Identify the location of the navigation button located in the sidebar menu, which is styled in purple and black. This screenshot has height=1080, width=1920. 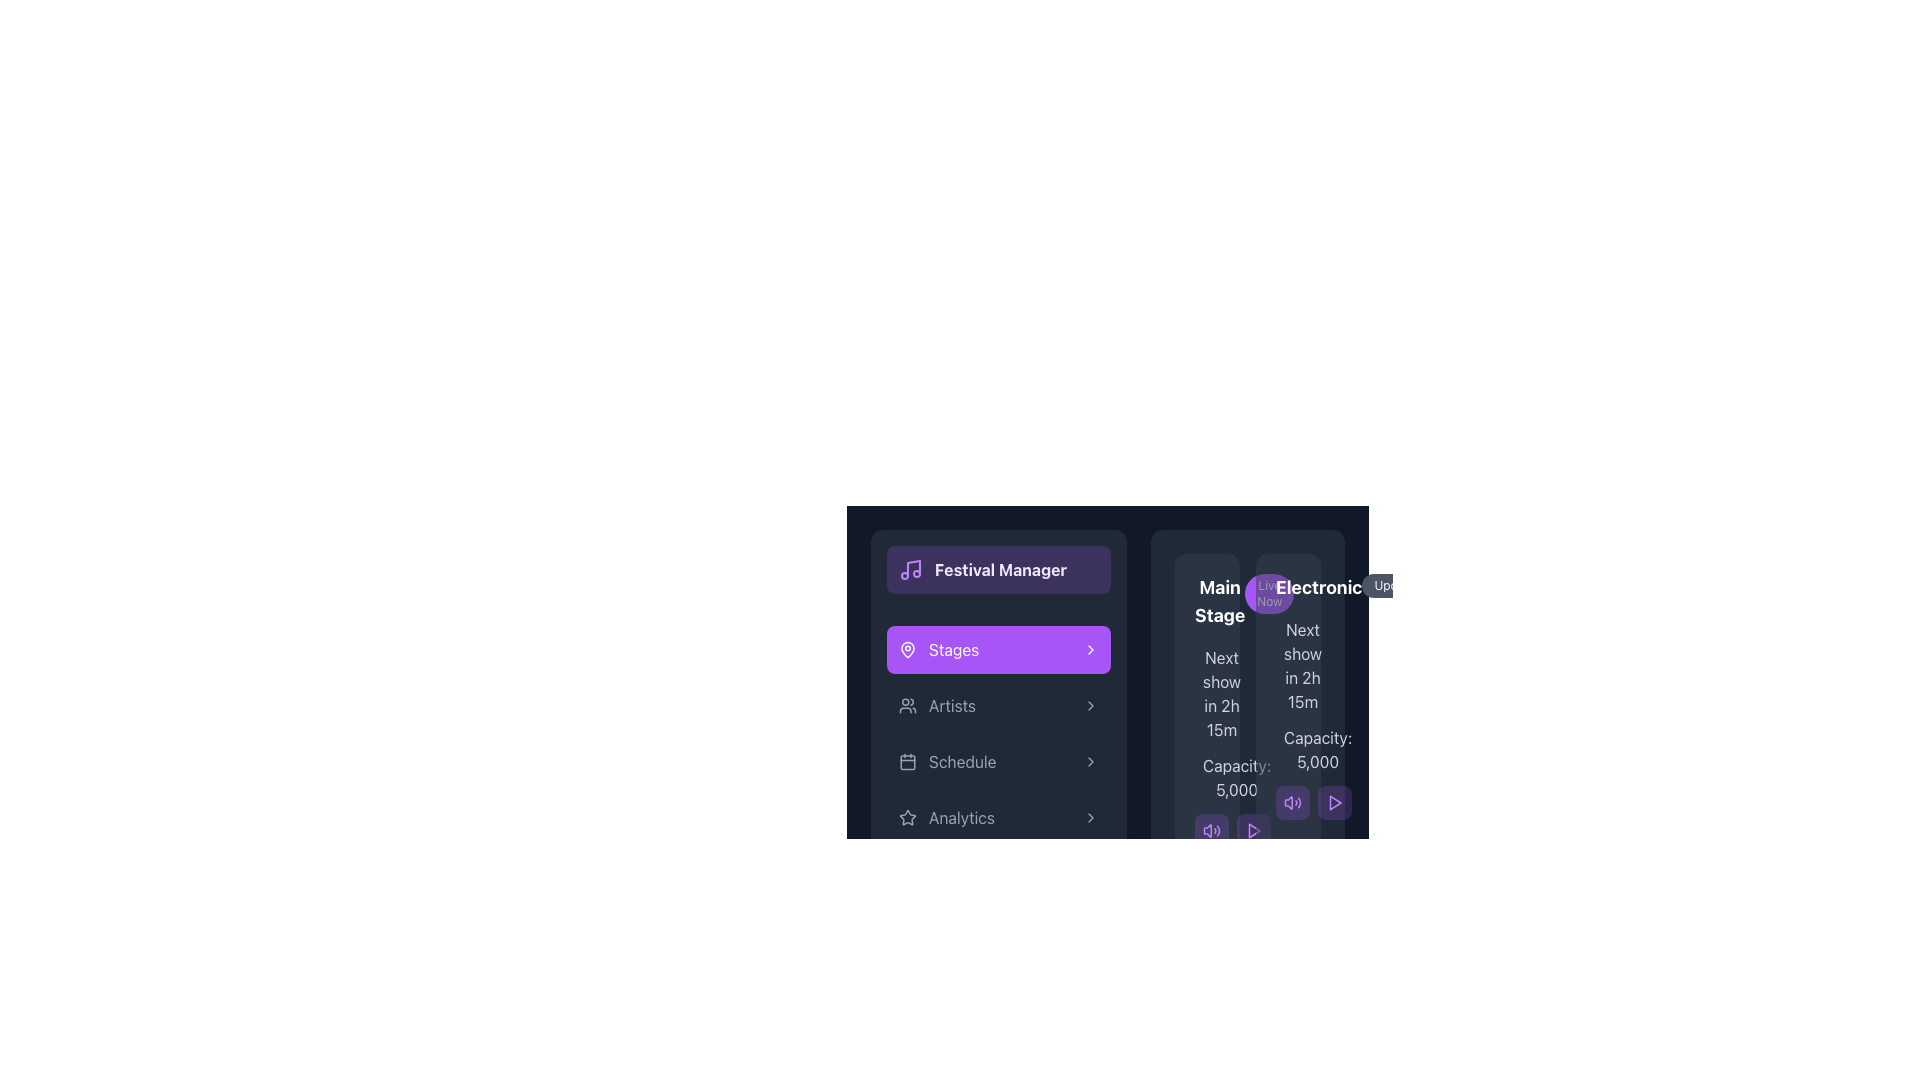
(998, 650).